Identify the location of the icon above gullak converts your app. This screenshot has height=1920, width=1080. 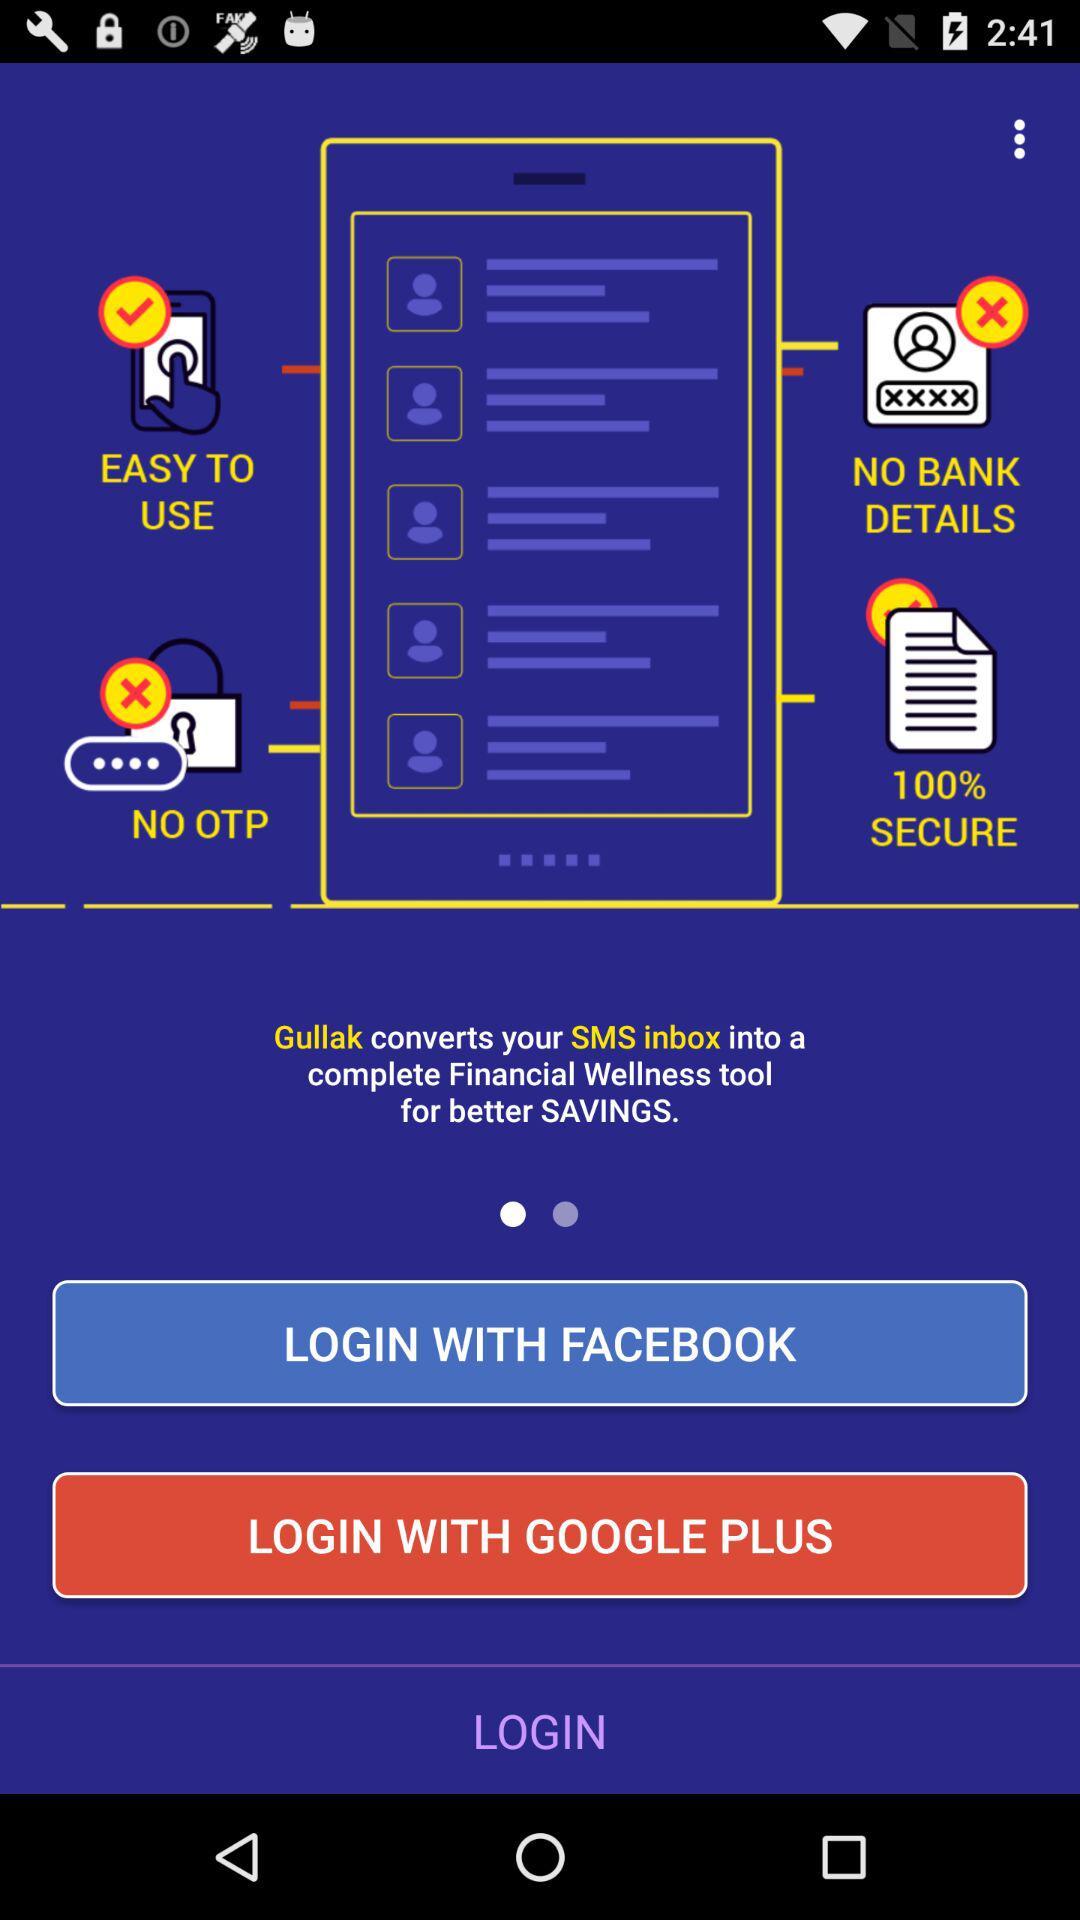
(1019, 138).